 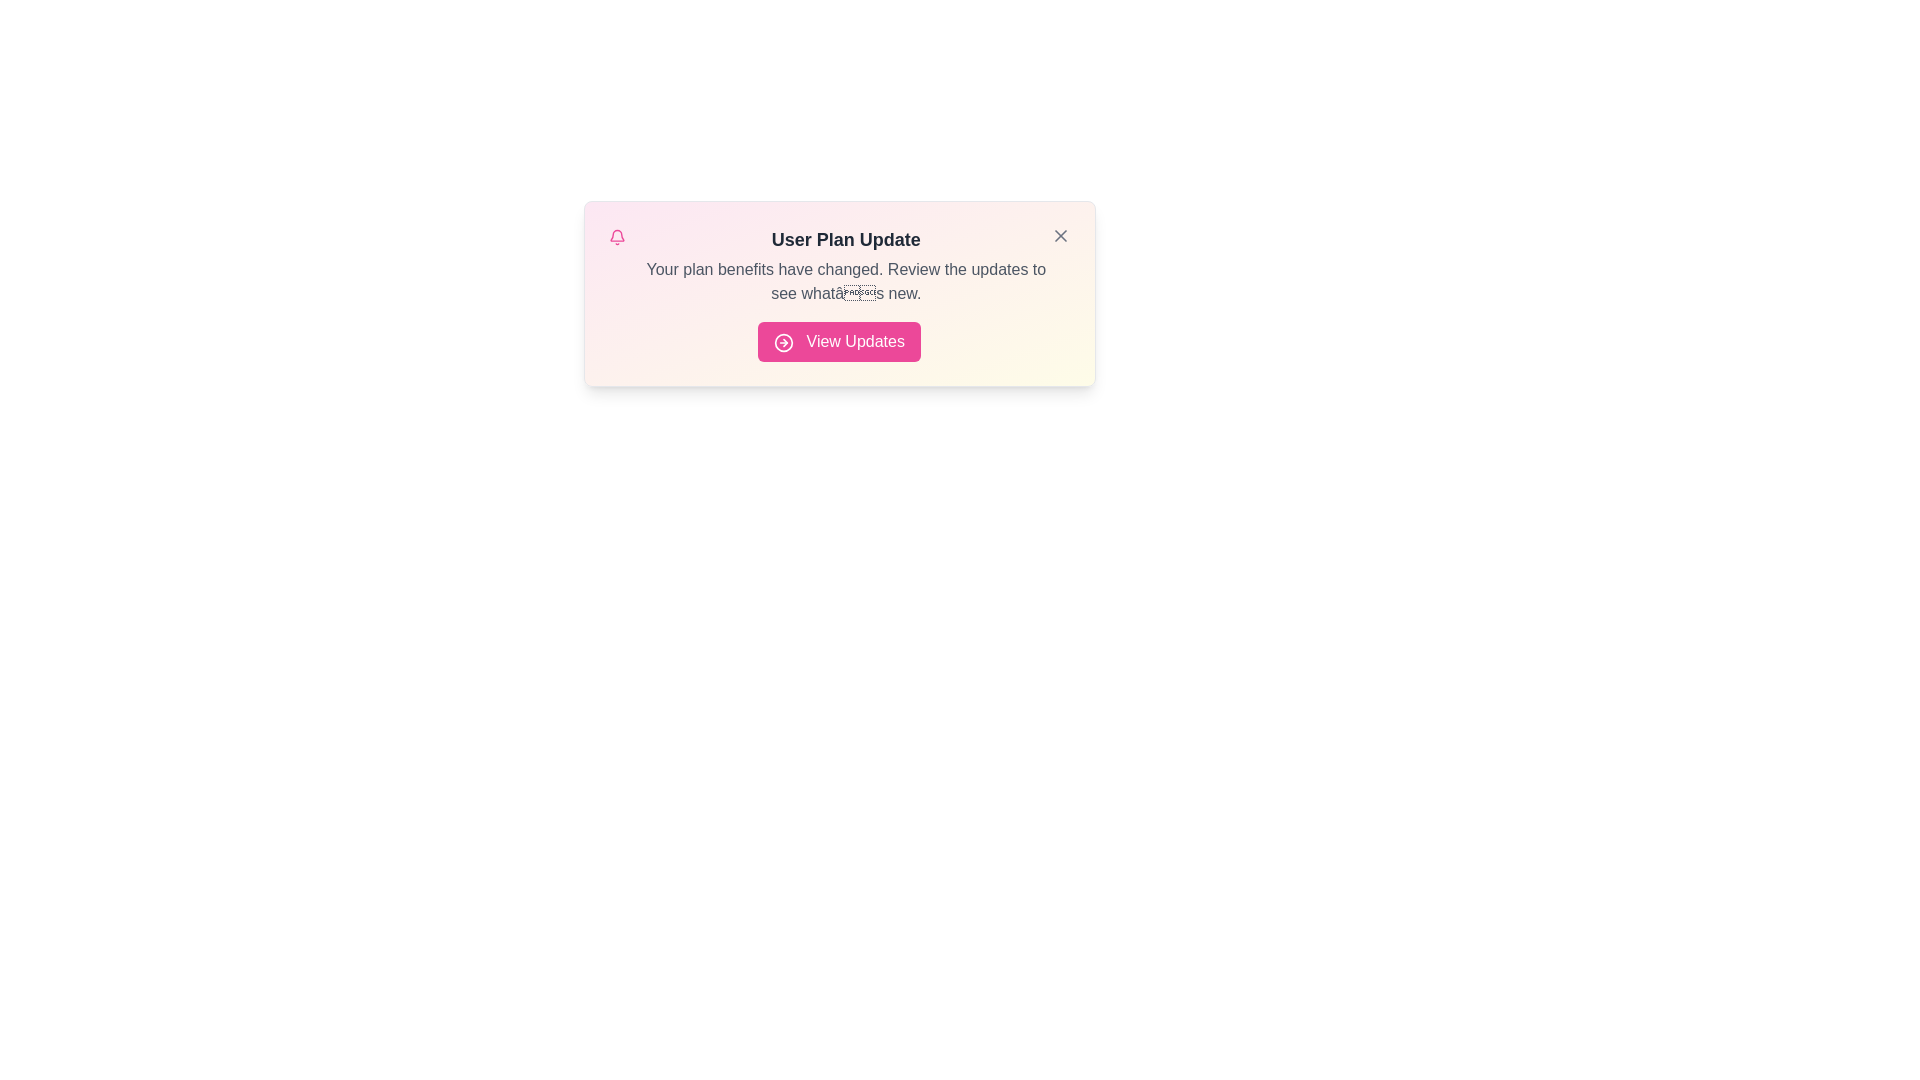 I want to click on the close_button to observe visual feedback, so click(x=1059, y=234).